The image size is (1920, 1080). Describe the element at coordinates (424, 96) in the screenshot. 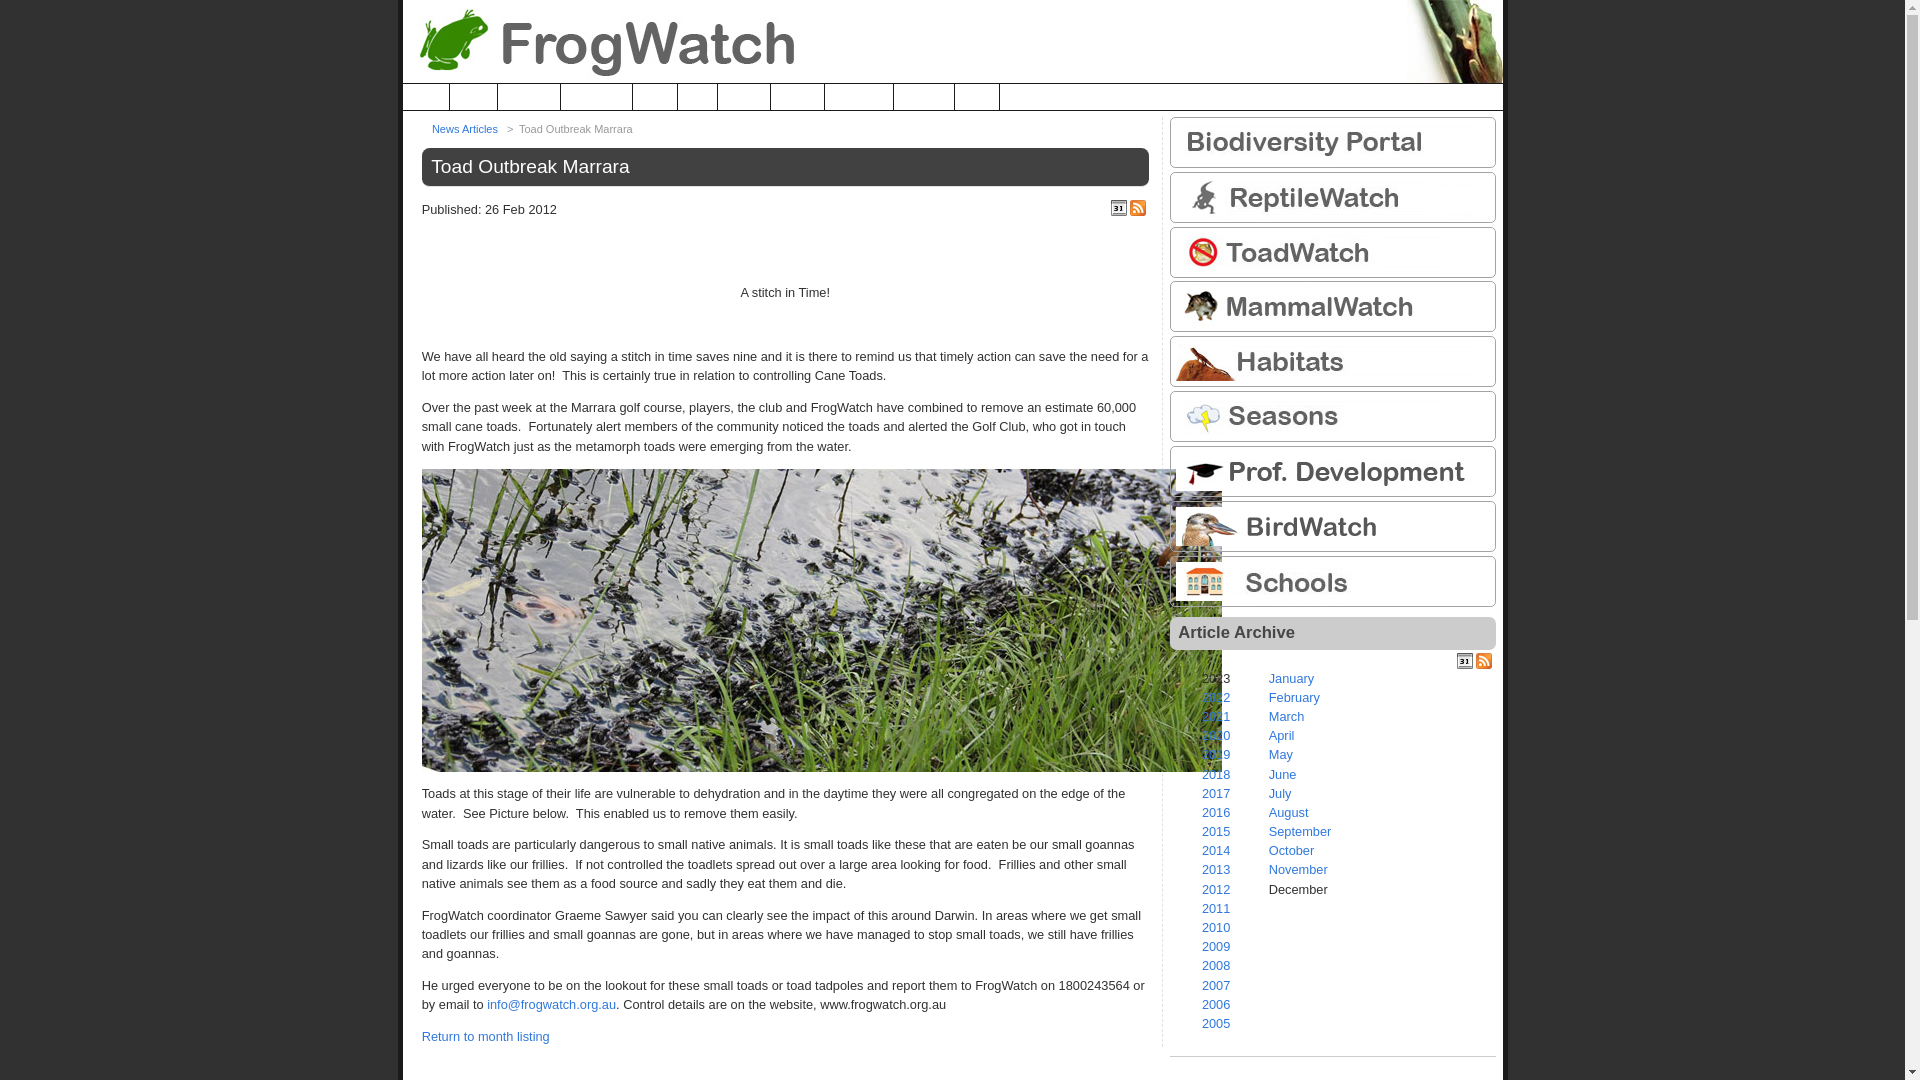

I see `'Home'` at that location.